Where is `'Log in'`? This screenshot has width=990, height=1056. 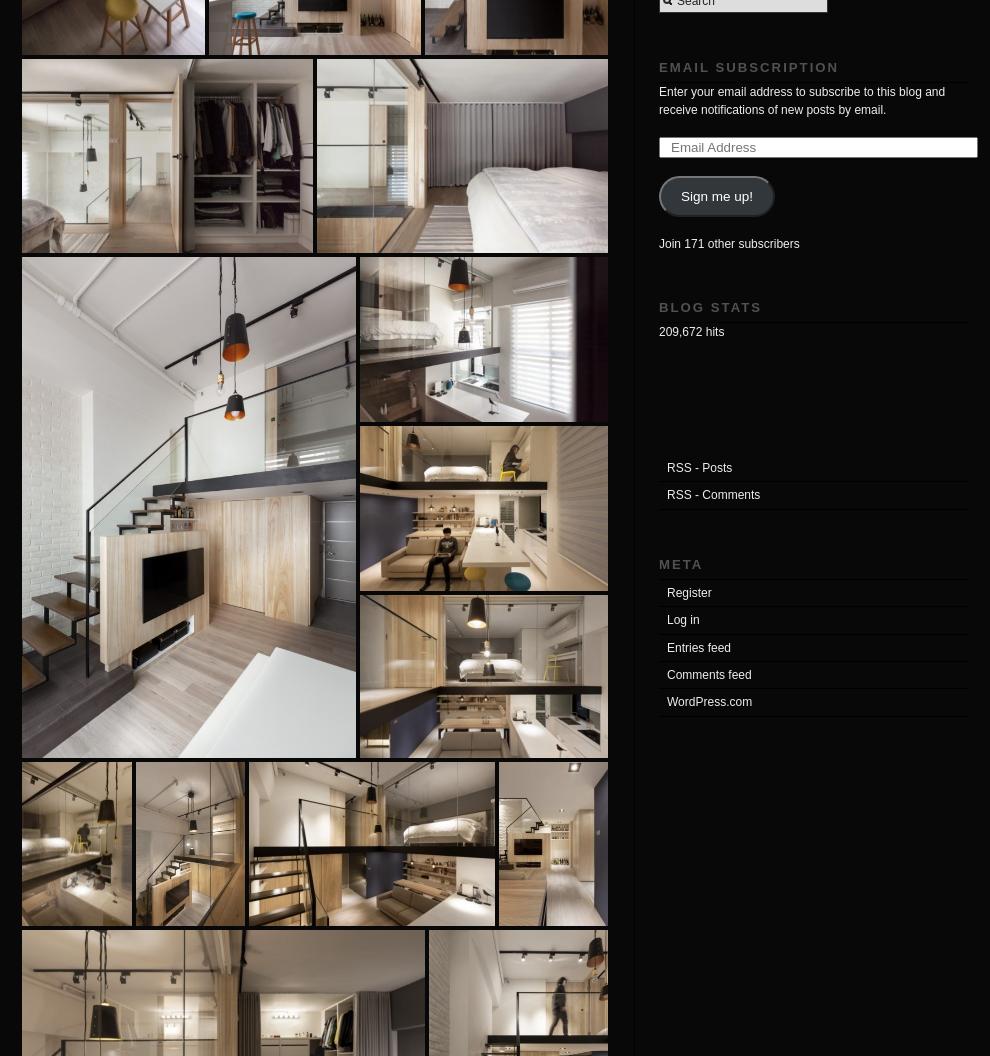 'Log in' is located at coordinates (683, 618).